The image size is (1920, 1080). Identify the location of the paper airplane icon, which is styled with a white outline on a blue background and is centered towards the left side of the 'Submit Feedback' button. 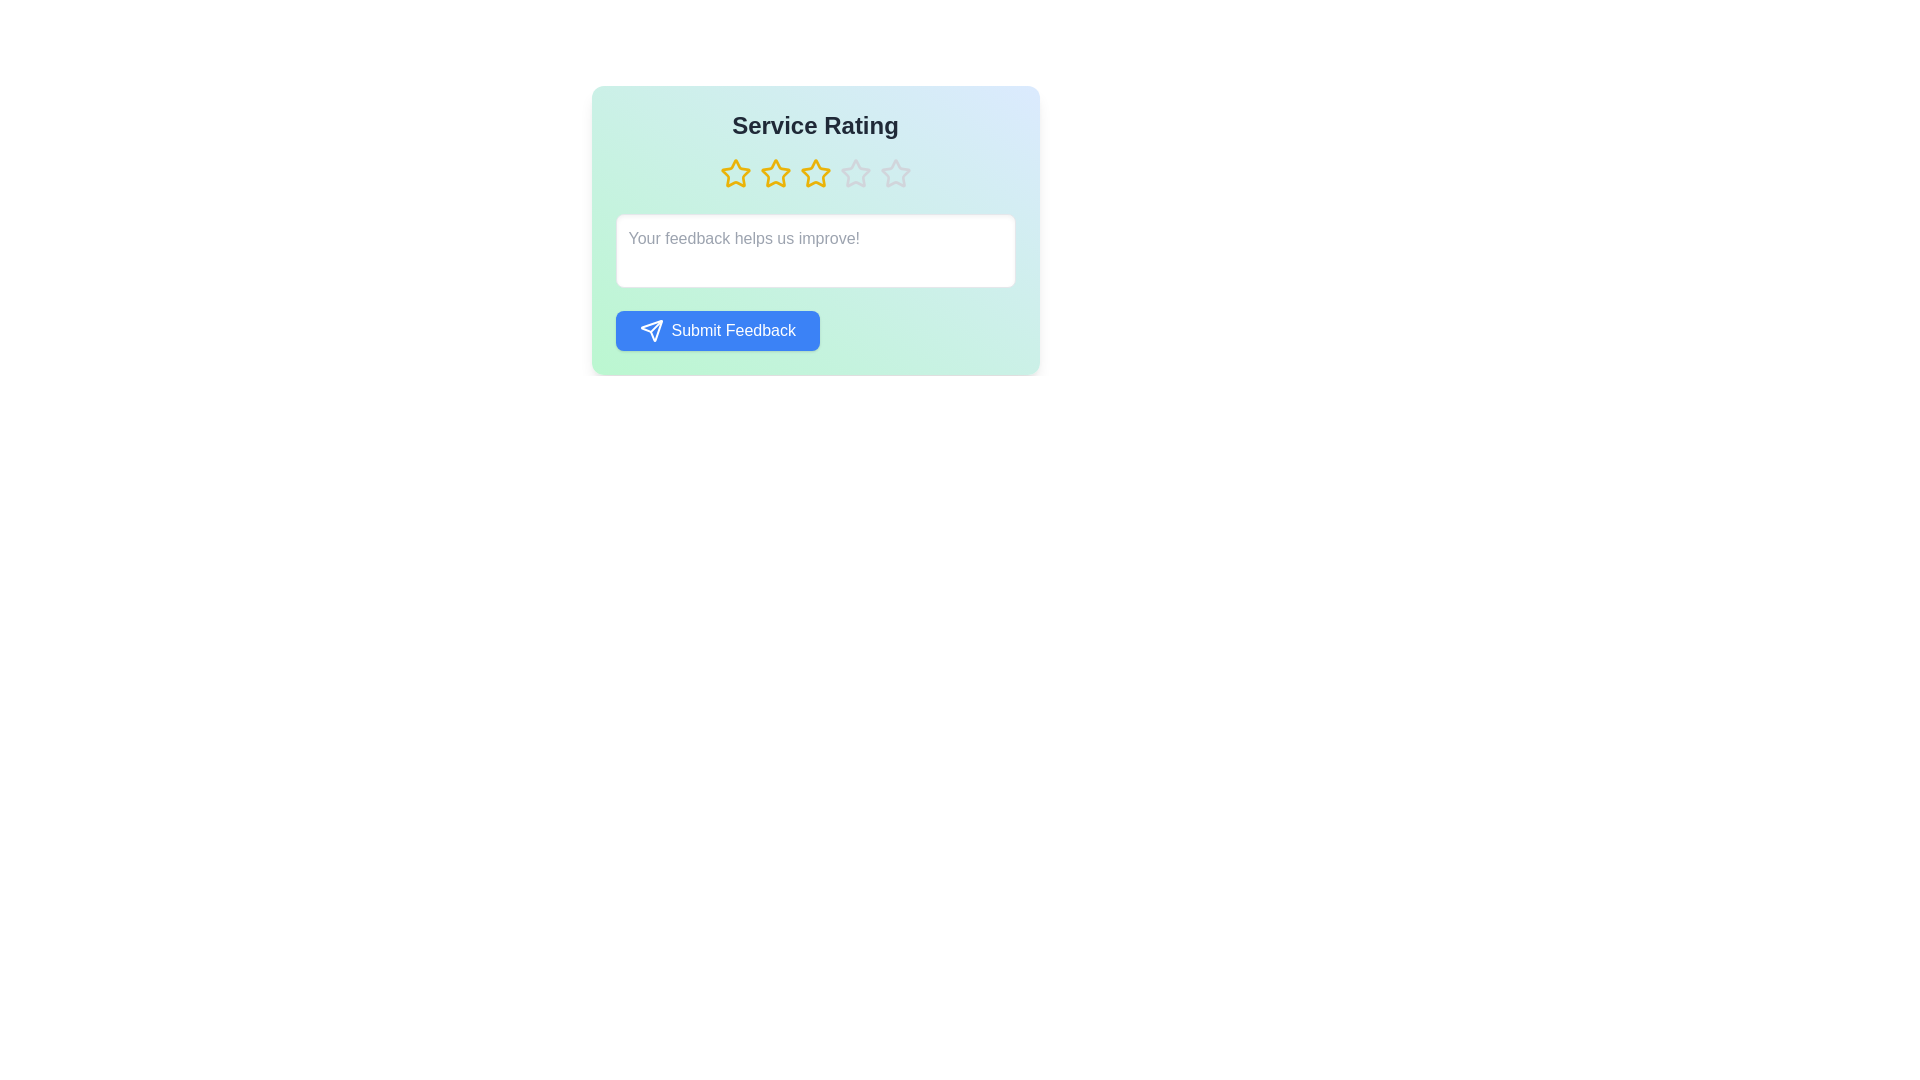
(651, 330).